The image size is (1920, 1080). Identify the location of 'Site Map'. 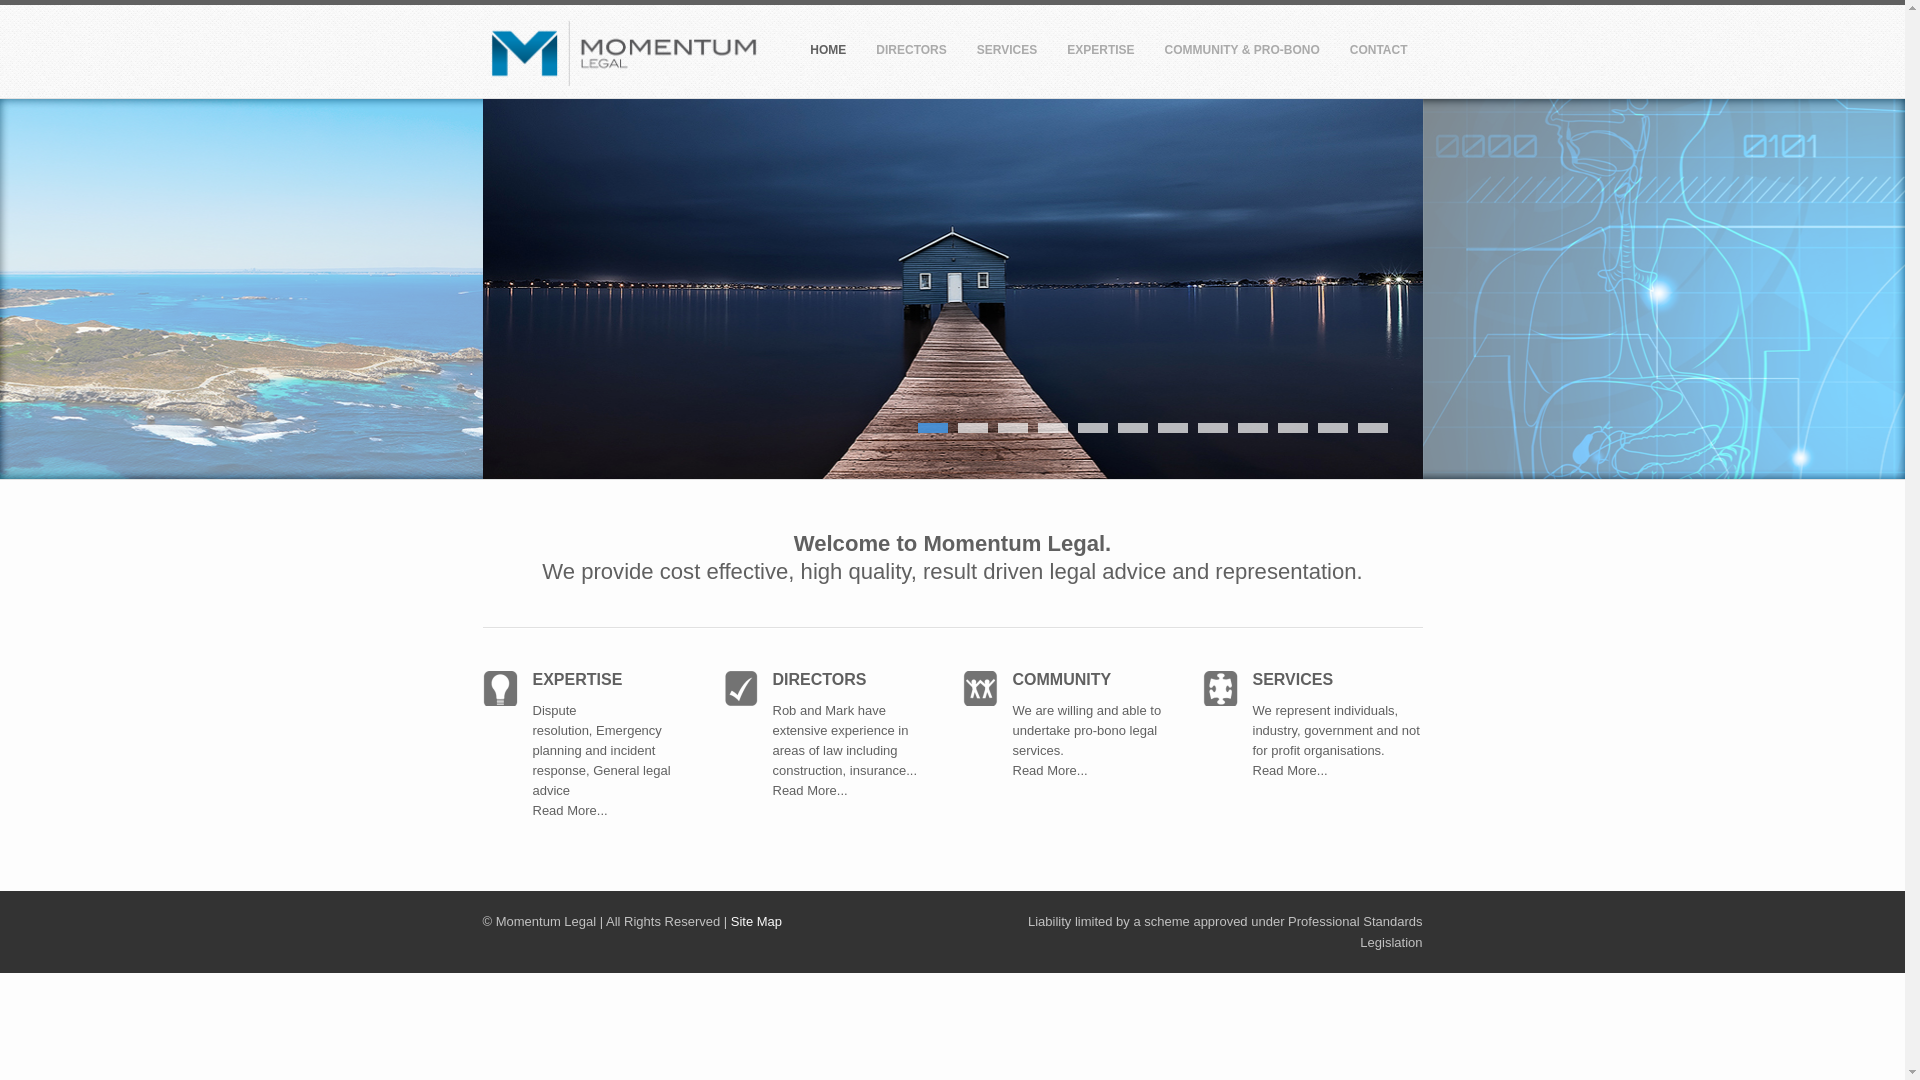
(755, 921).